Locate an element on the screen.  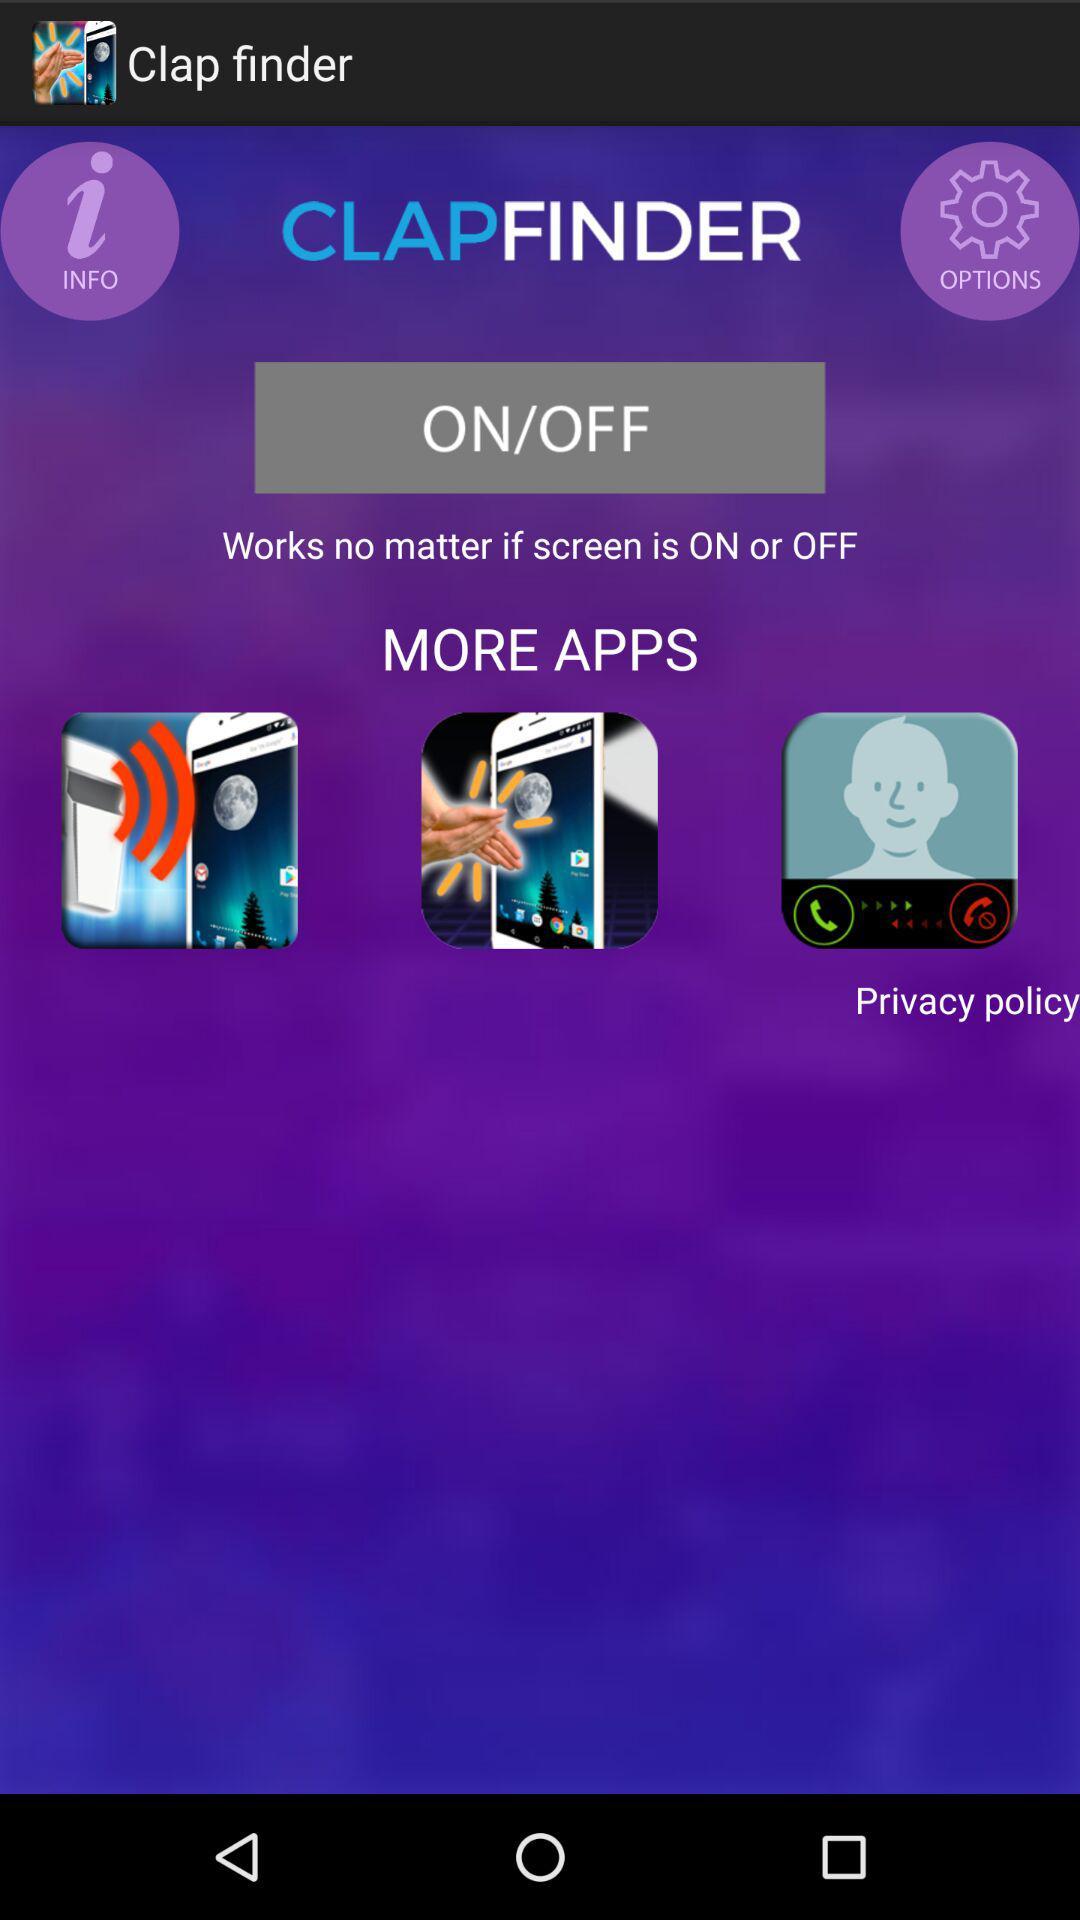
item above the privacy policy item is located at coordinates (180, 830).